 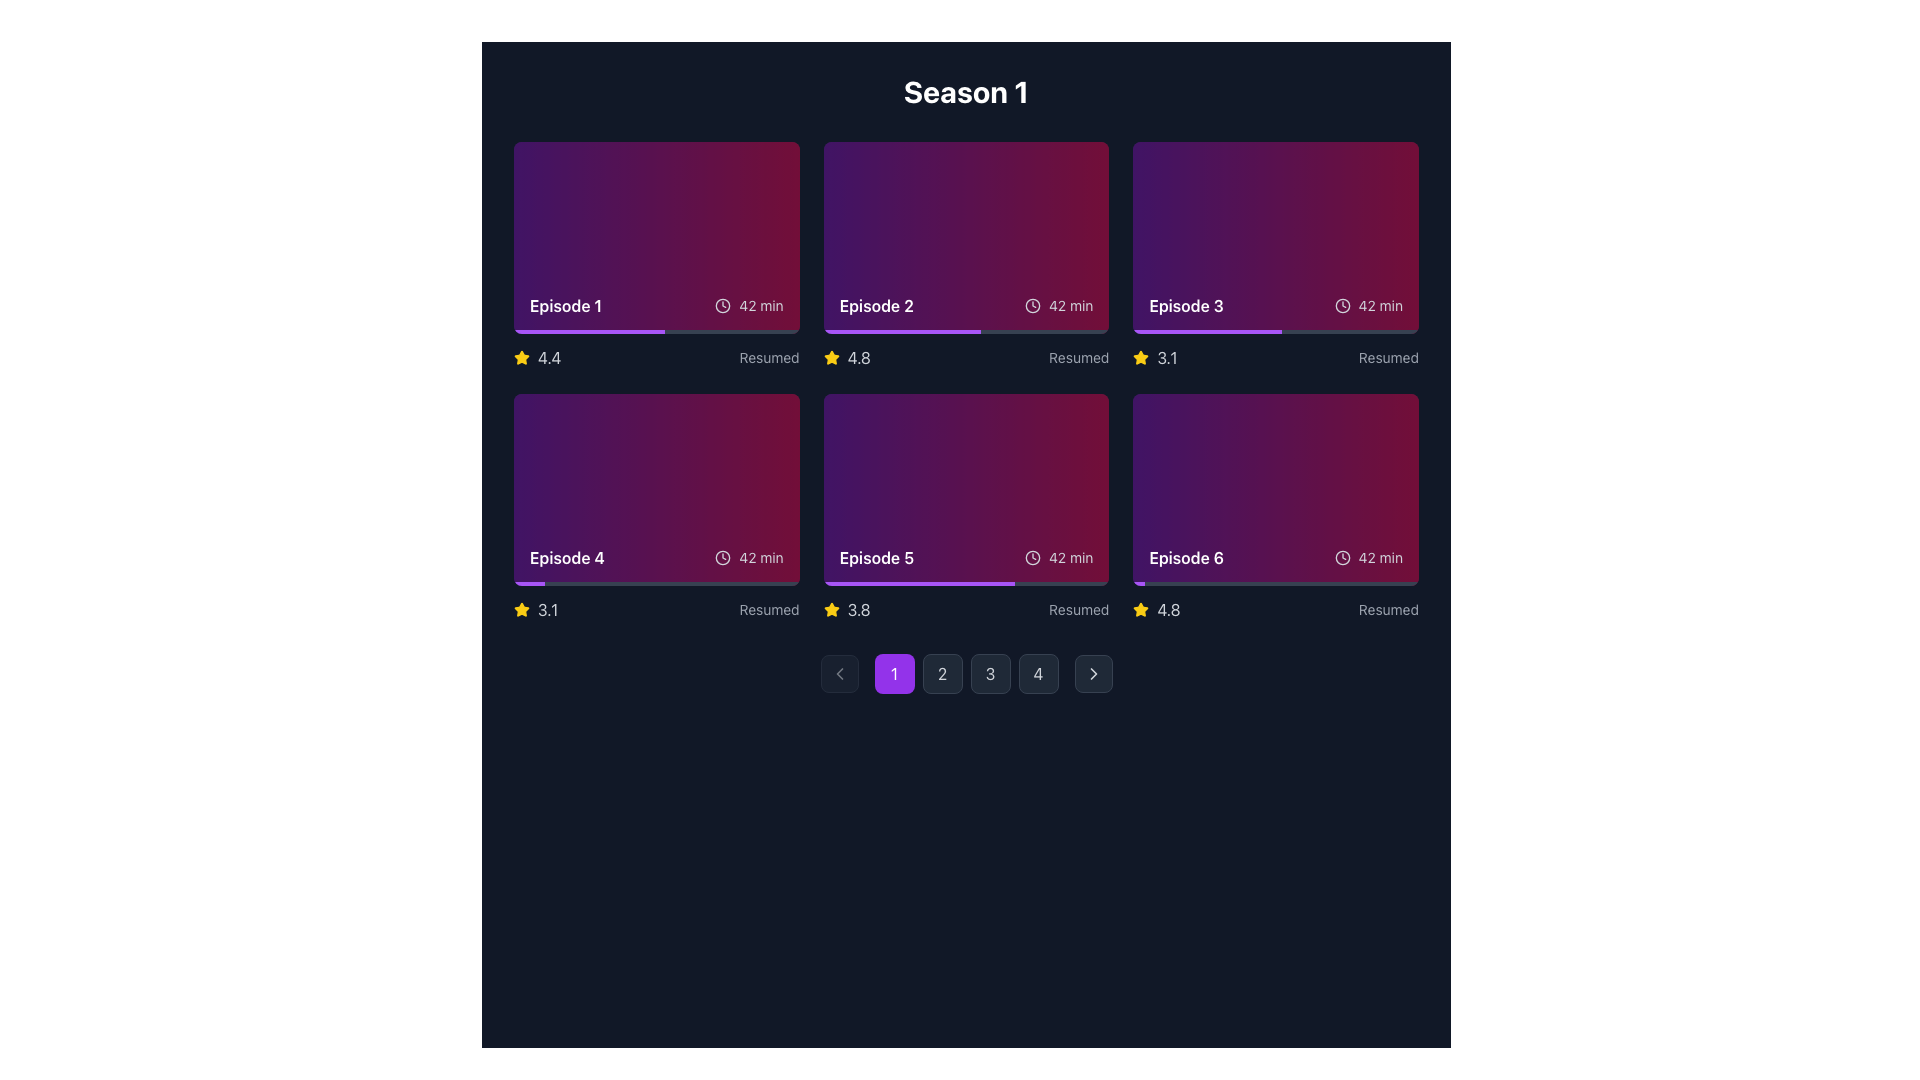 I want to click on text displaying '42 min' in gray color located in the top-right corner of the episode card, so click(x=1379, y=305).